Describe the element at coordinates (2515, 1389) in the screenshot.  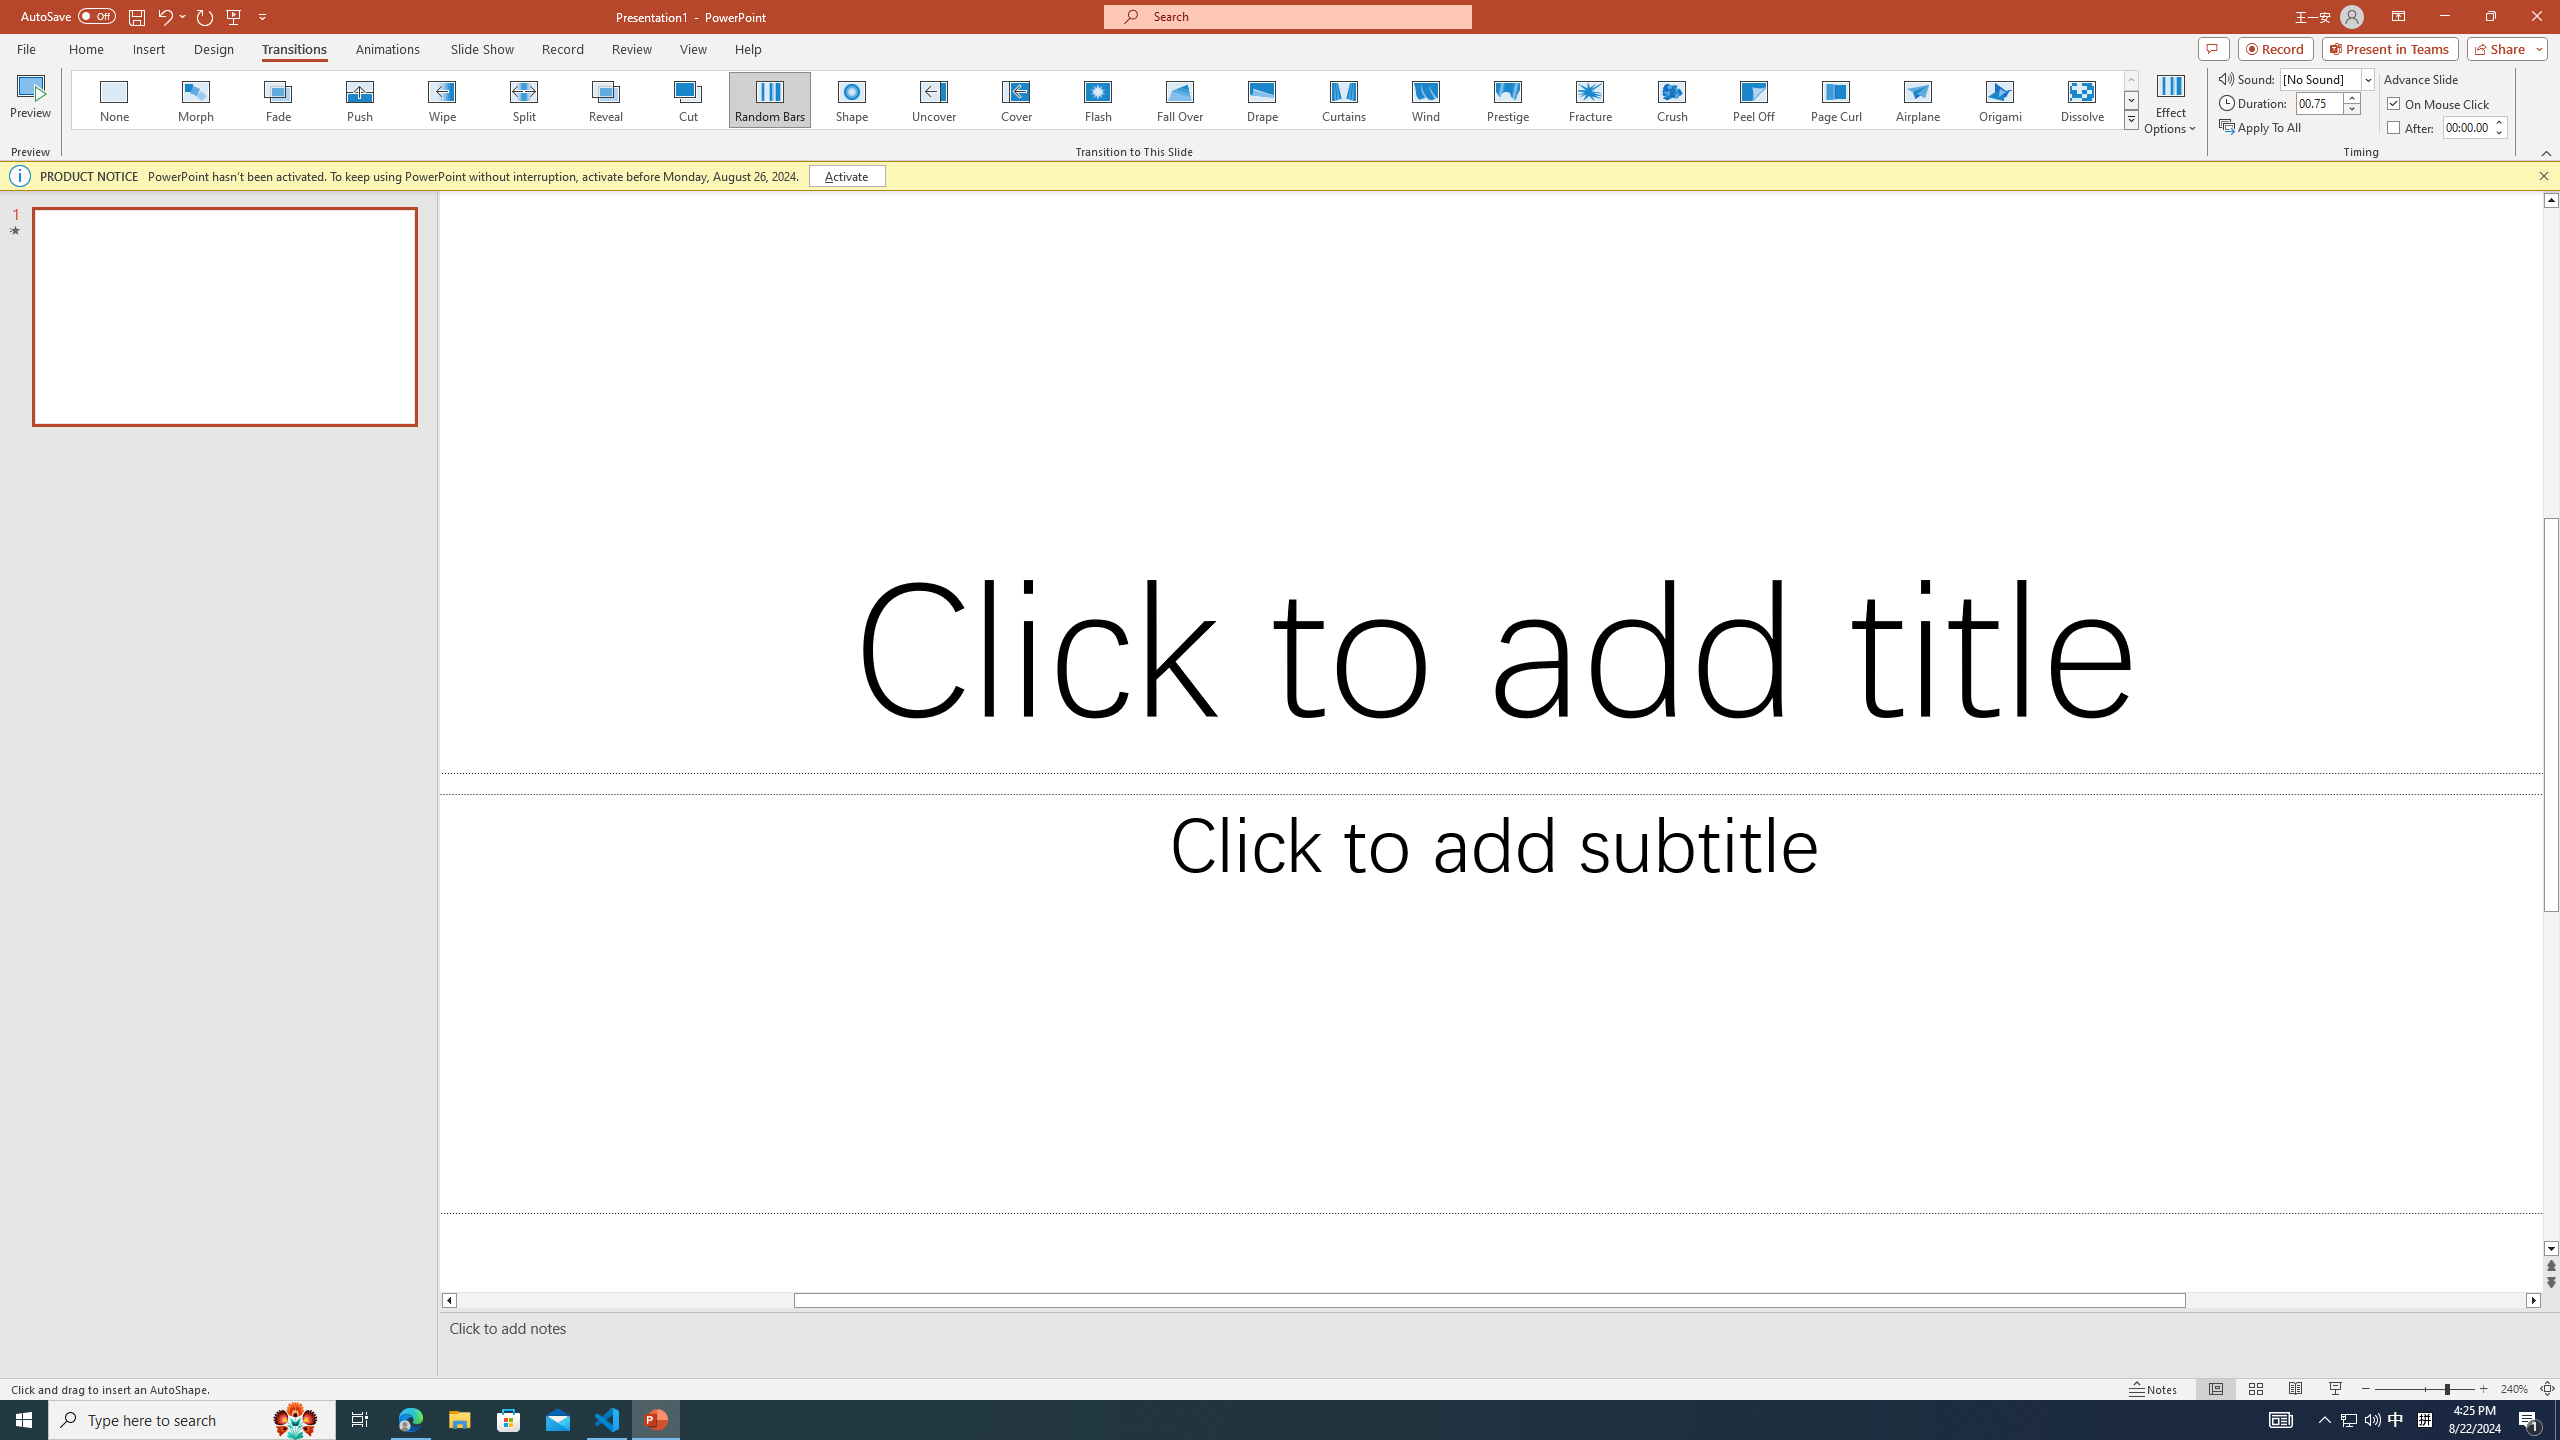
I see `'Zoom 240%'` at that location.